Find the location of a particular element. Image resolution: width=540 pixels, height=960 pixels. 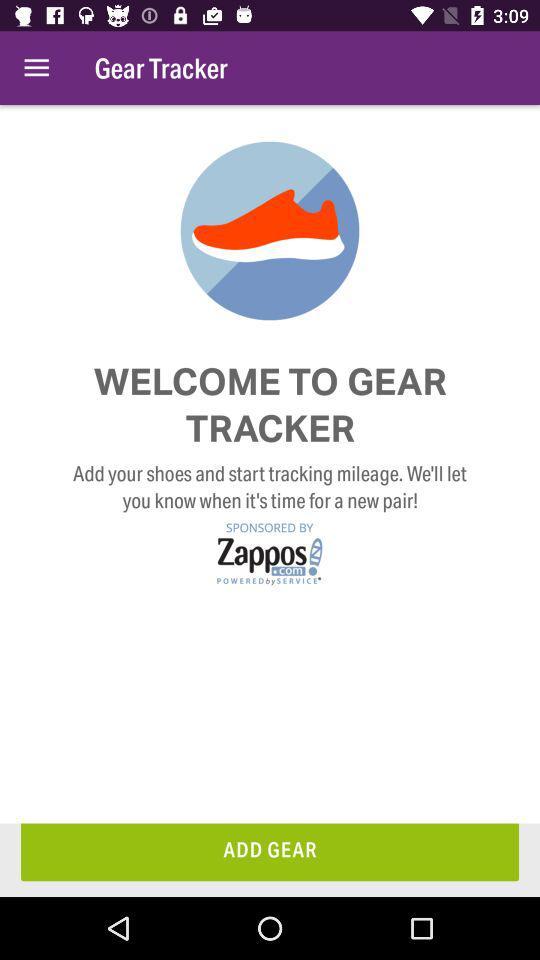

add gear icon is located at coordinates (270, 851).